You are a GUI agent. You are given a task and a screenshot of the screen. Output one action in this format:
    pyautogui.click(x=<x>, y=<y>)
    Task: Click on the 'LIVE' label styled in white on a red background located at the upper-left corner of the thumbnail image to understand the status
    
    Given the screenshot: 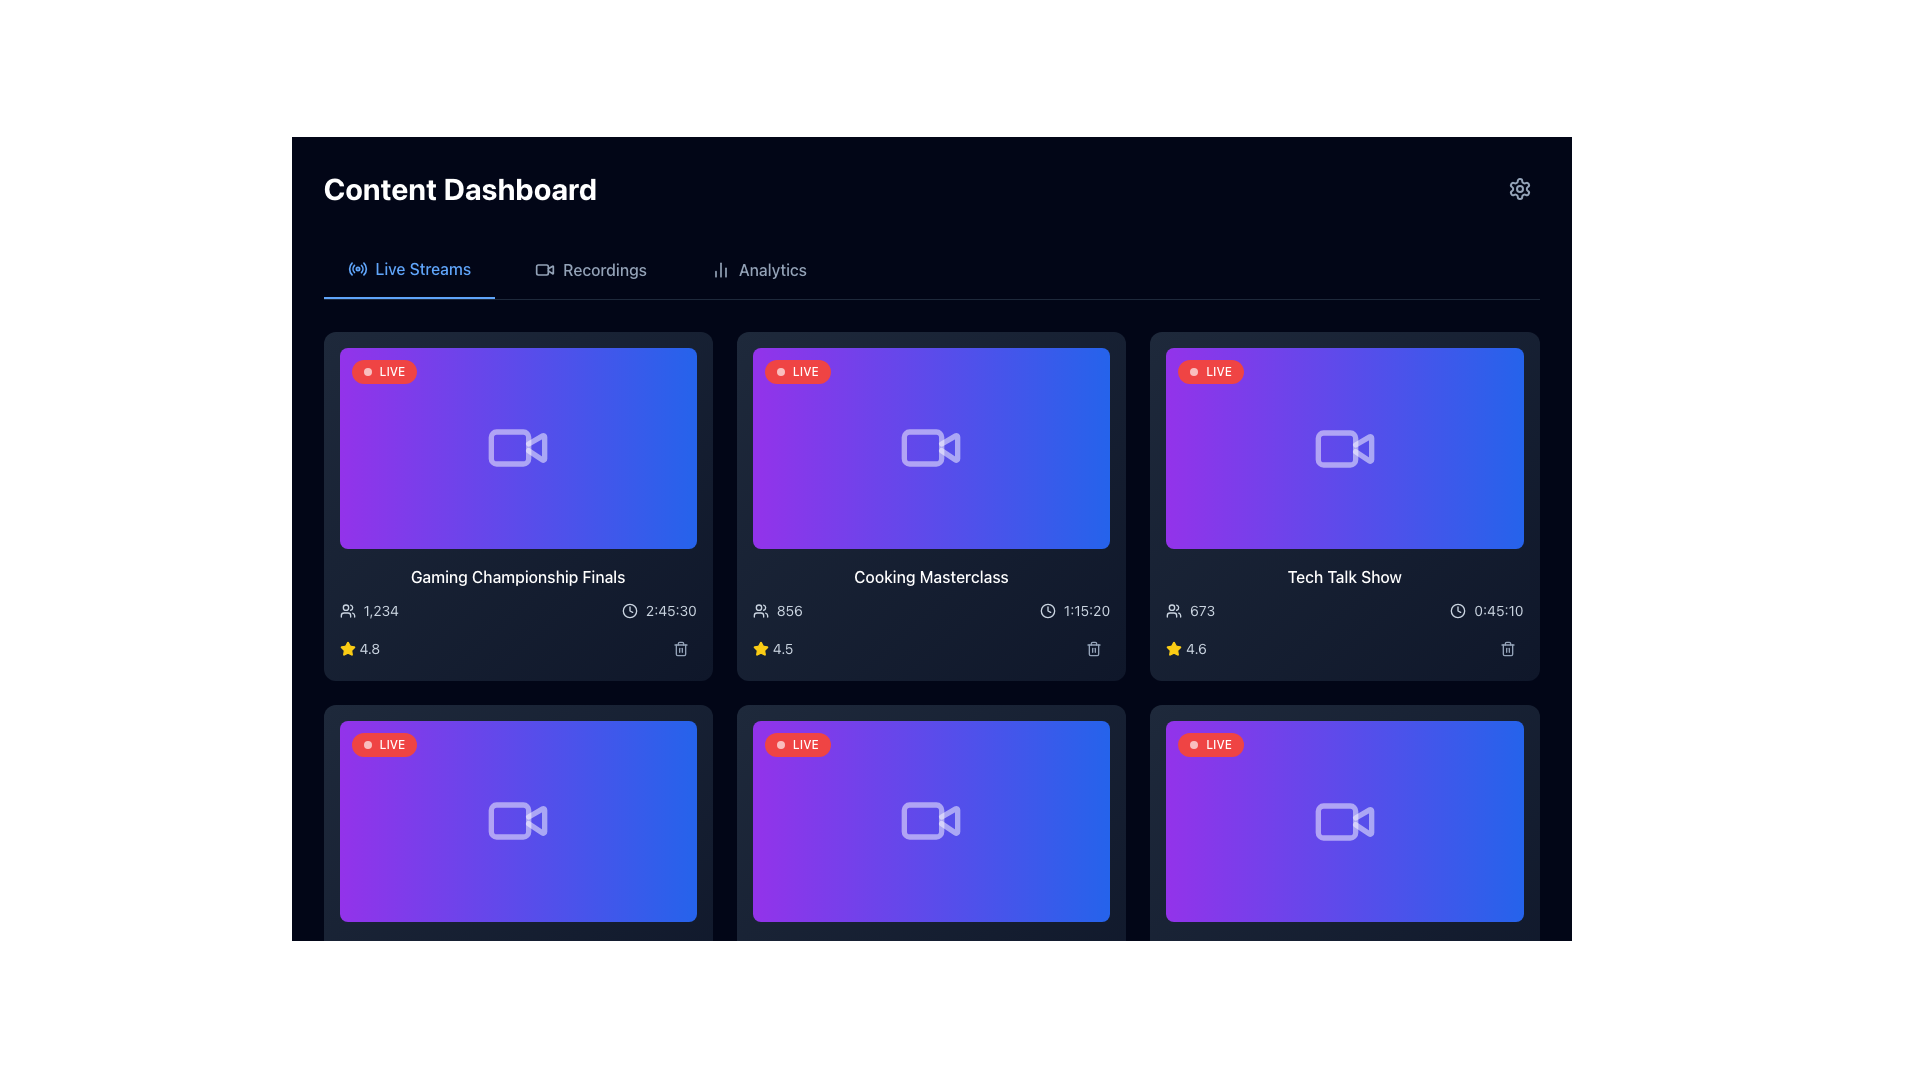 What is the action you would take?
    pyautogui.click(x=392, y=744)
    